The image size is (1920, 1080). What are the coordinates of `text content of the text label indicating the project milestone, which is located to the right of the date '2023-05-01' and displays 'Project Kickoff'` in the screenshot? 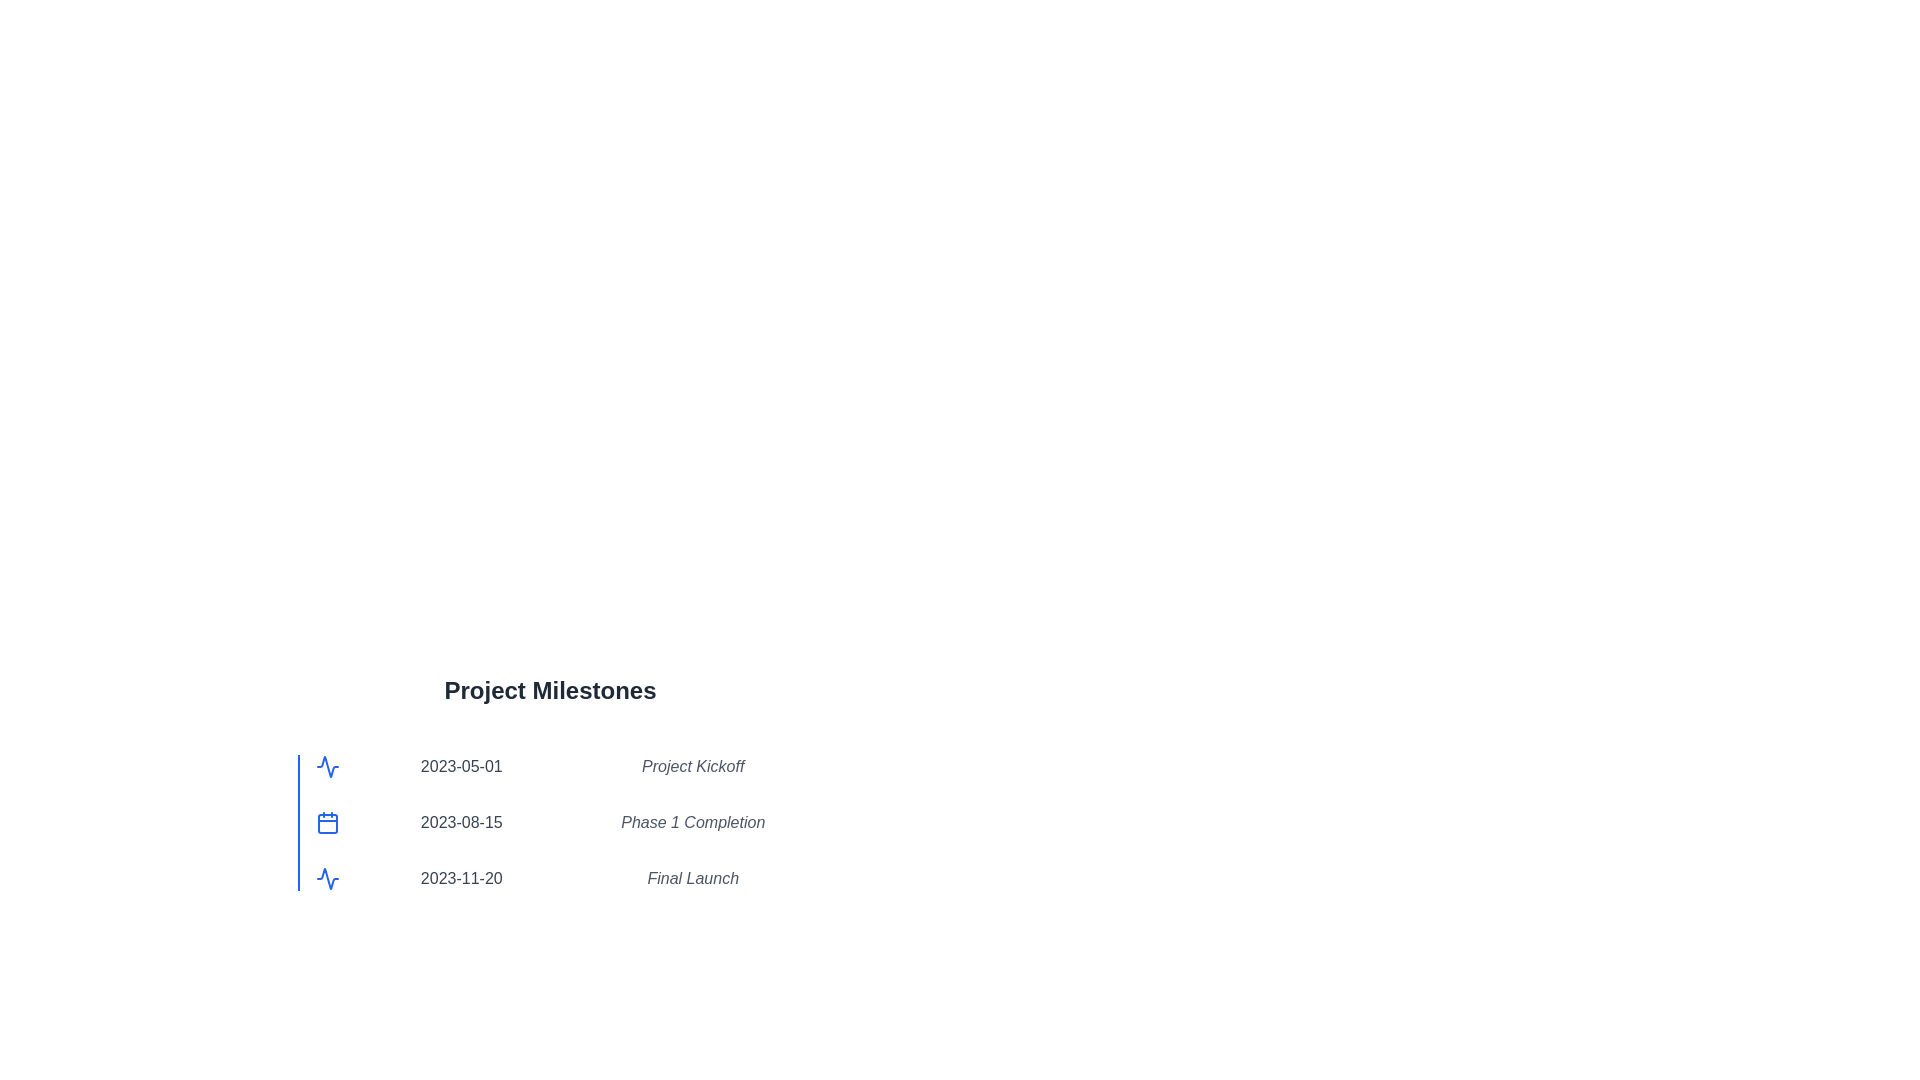 It's located at (693, 766).